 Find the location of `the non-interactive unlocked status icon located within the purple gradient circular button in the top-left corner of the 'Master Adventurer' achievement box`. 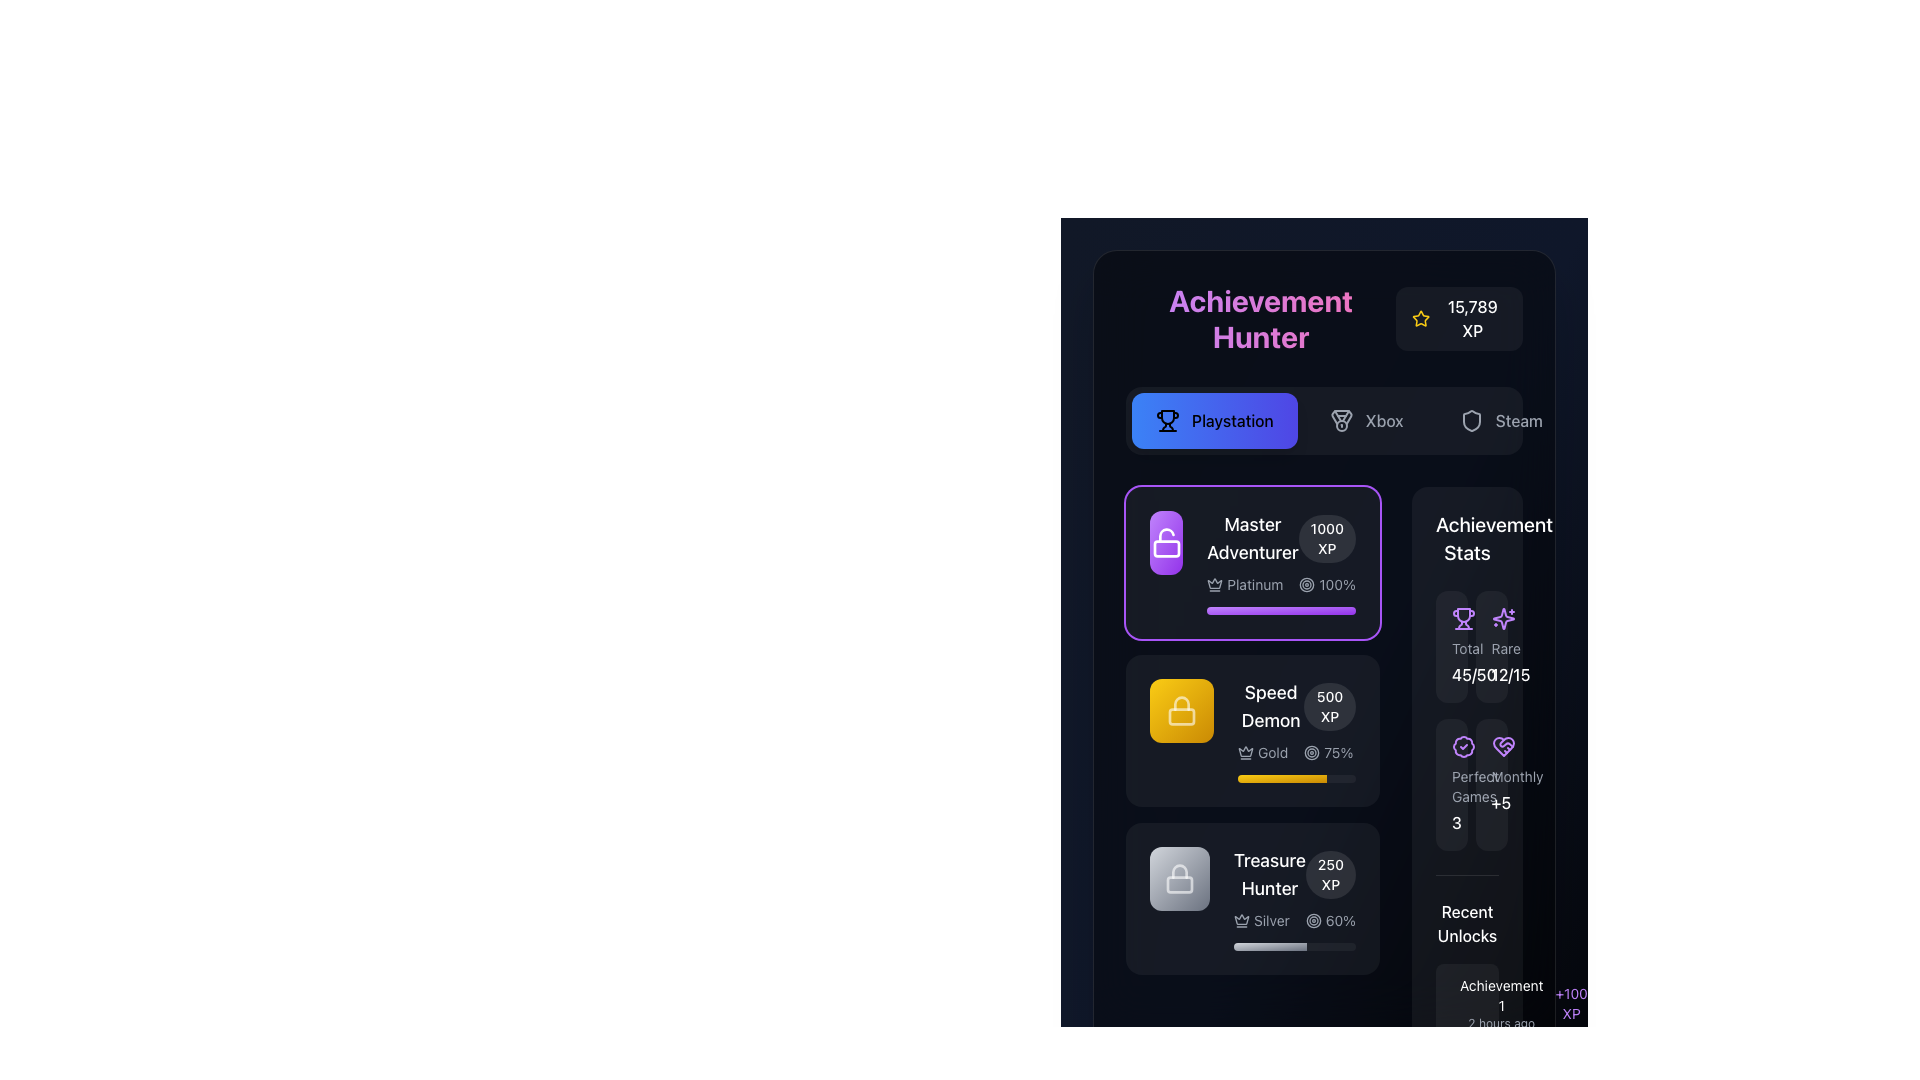

the non-interactive unlocked status icon located within the purple gradient circular button in the top-left corner of the 'Master Adventurer' achievement box is located at coordinates (1166, 543).